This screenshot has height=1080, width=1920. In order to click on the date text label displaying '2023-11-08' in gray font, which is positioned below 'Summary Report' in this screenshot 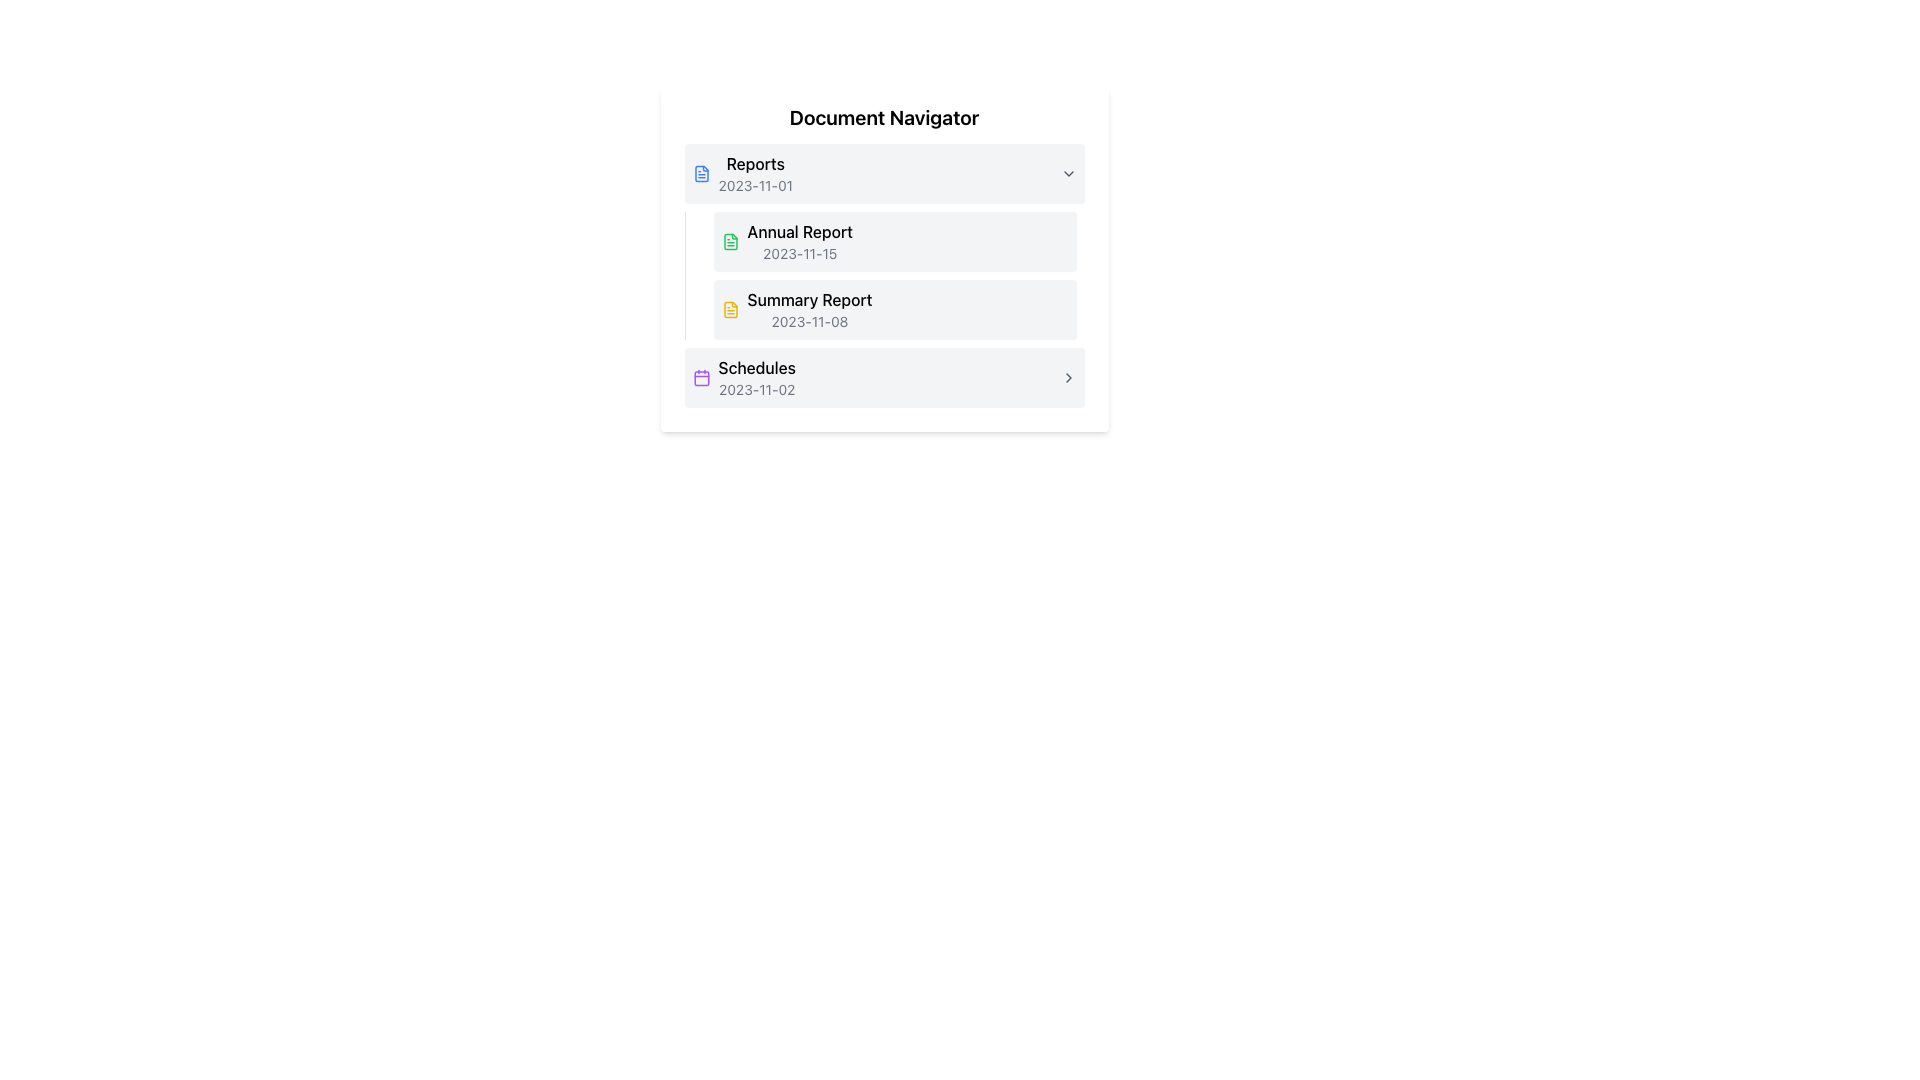, I will do `click(809, 320)`.